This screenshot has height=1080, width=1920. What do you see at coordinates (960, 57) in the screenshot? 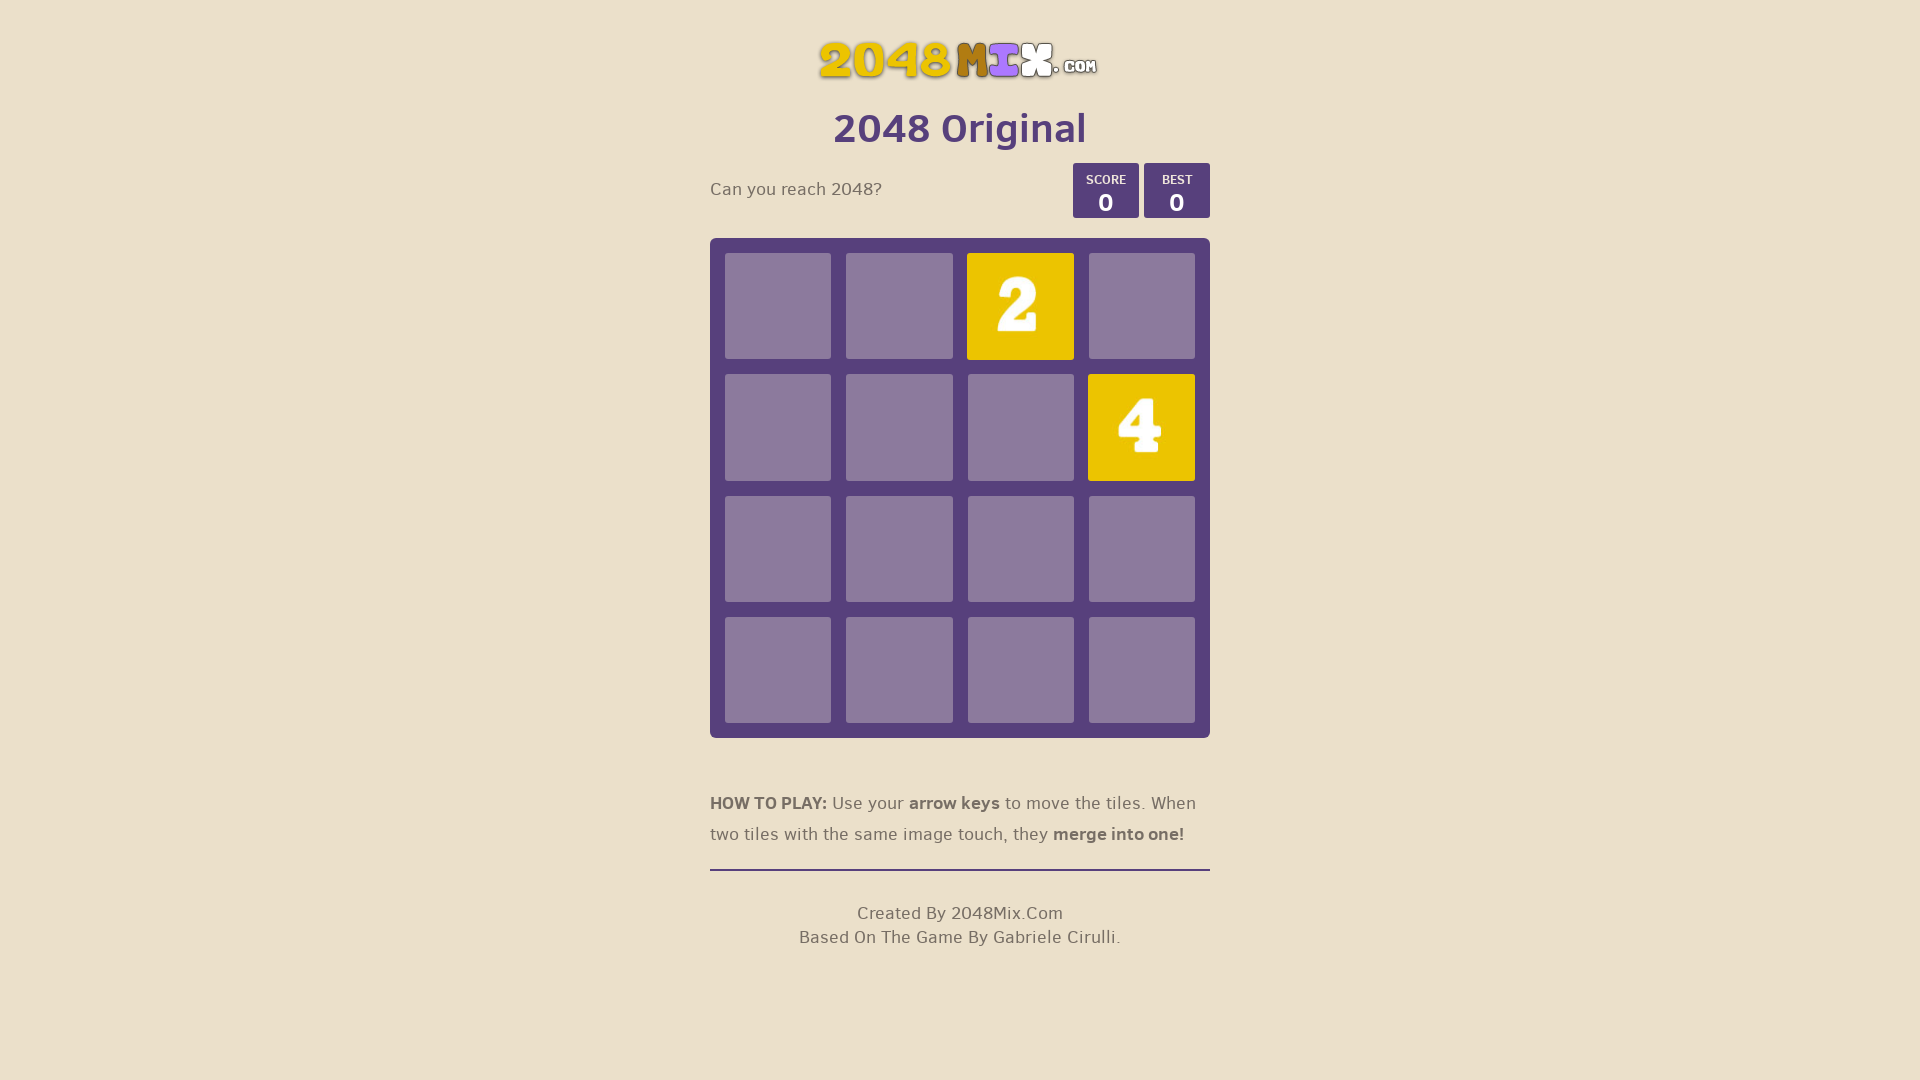
I see `'2048 Mix'` at bounding box center [960, 57].